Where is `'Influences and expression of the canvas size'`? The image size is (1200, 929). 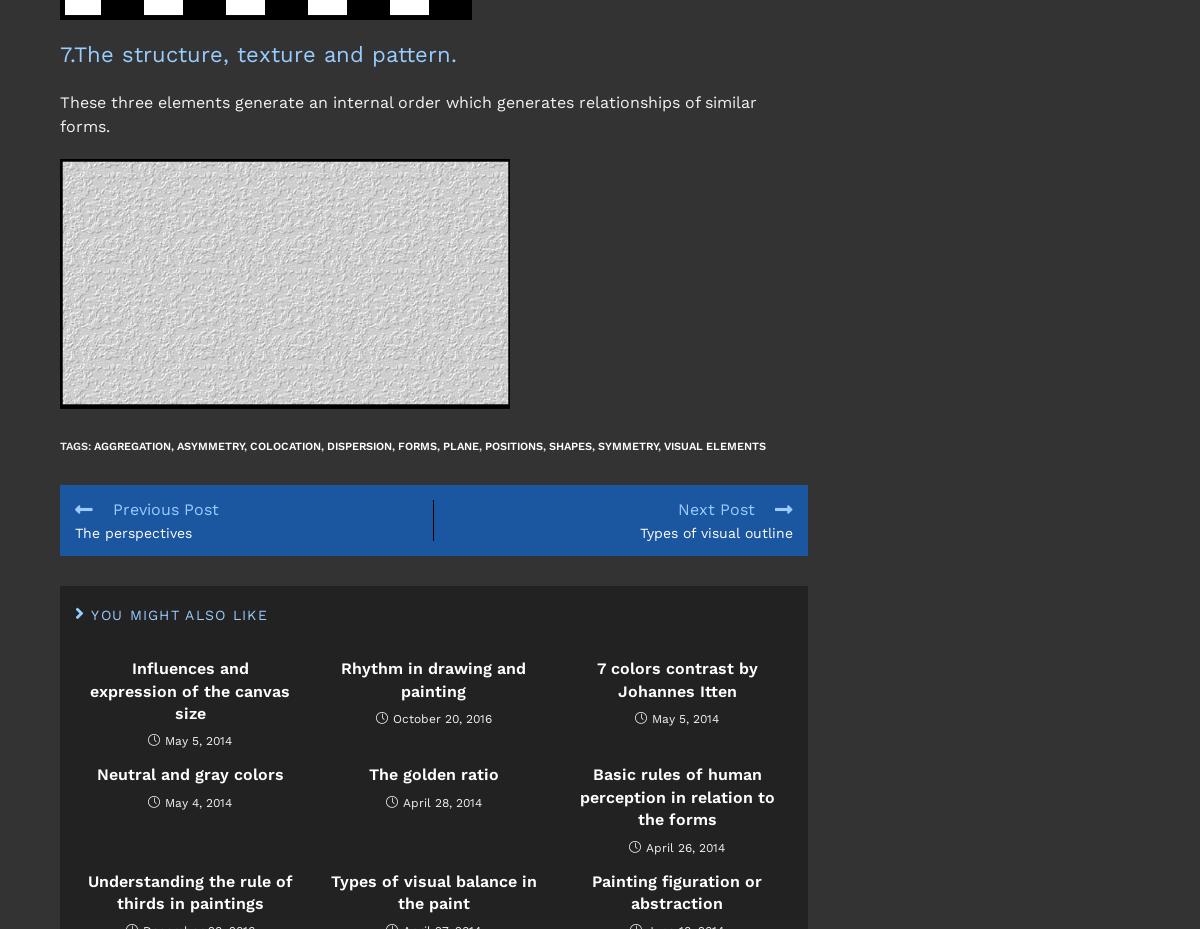 'Influences and expression of the canvas size' is located at coordinates (188, 690).